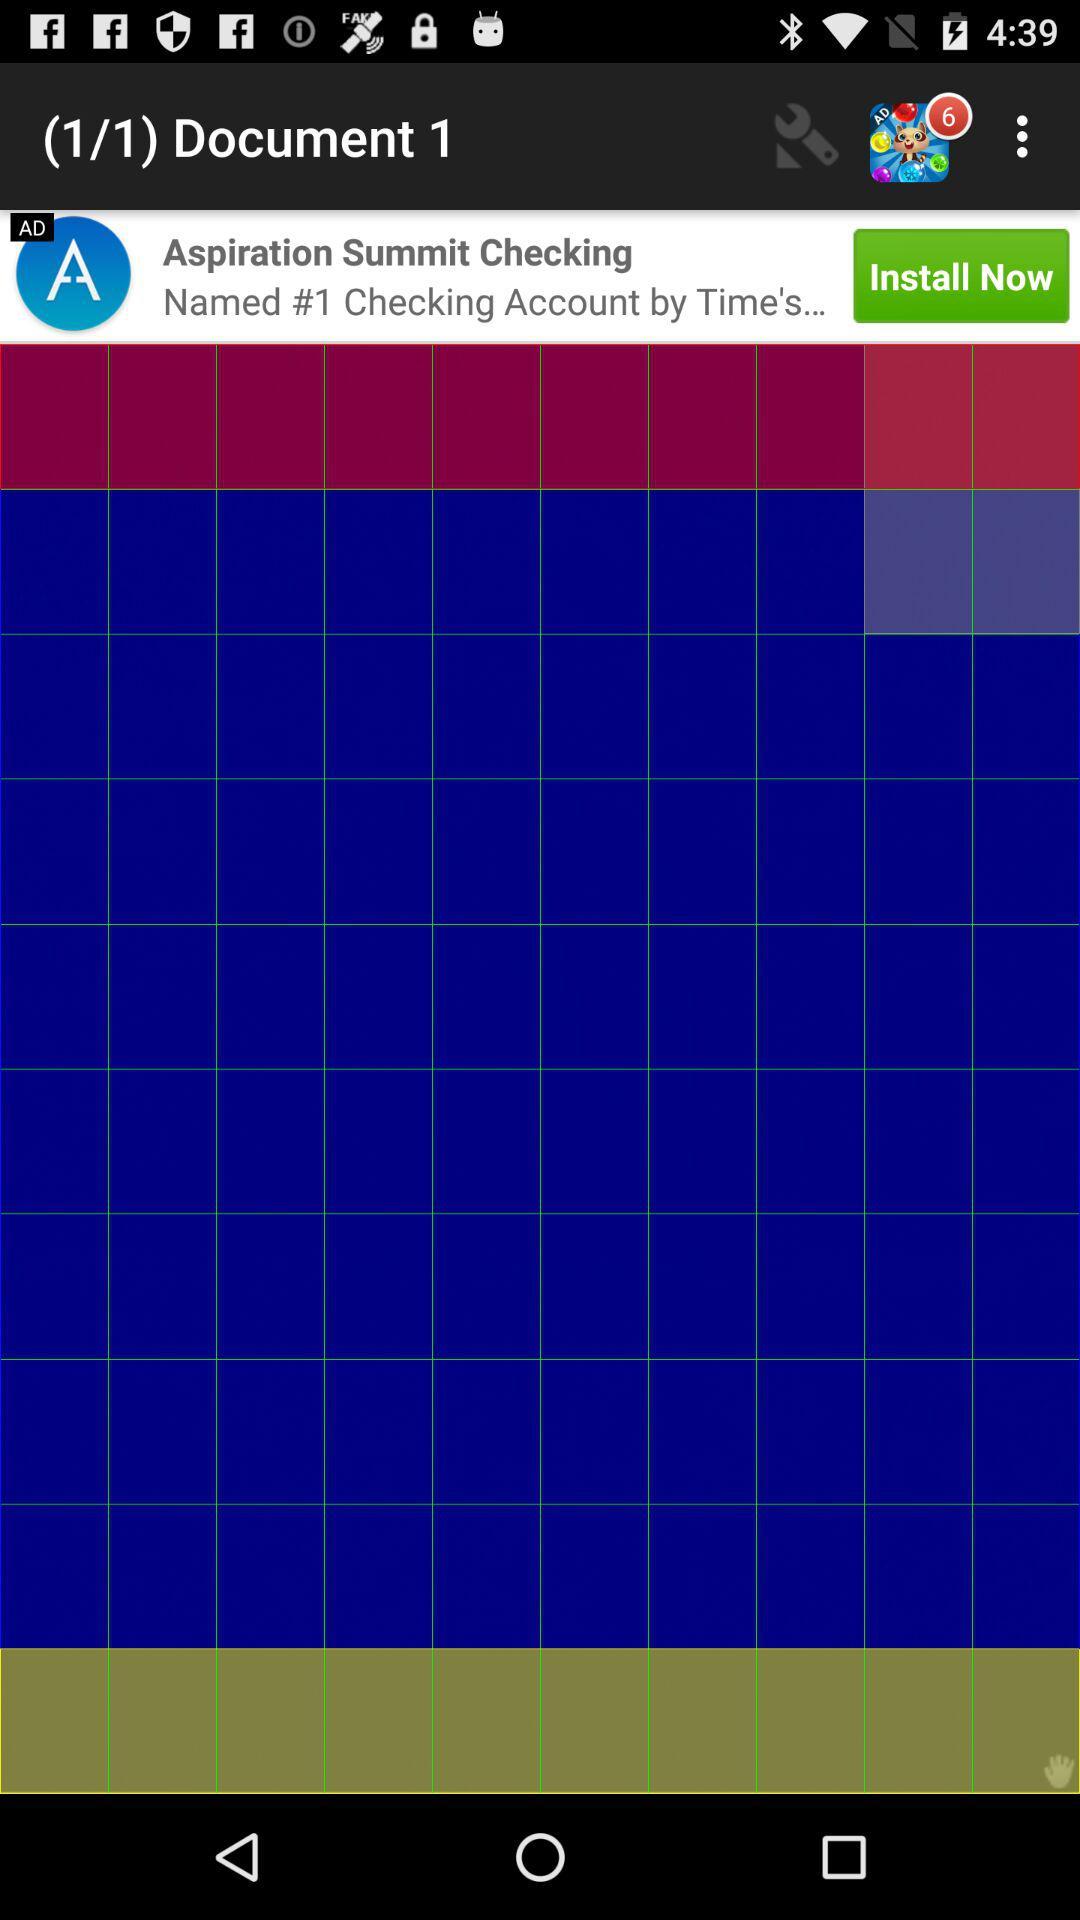 Image resolution: width=1080 pixels, height=1920 pixels. Describe the element at coordinates (397, 250) in the screenshot. I see `the icon to the left of install now app` at that location.